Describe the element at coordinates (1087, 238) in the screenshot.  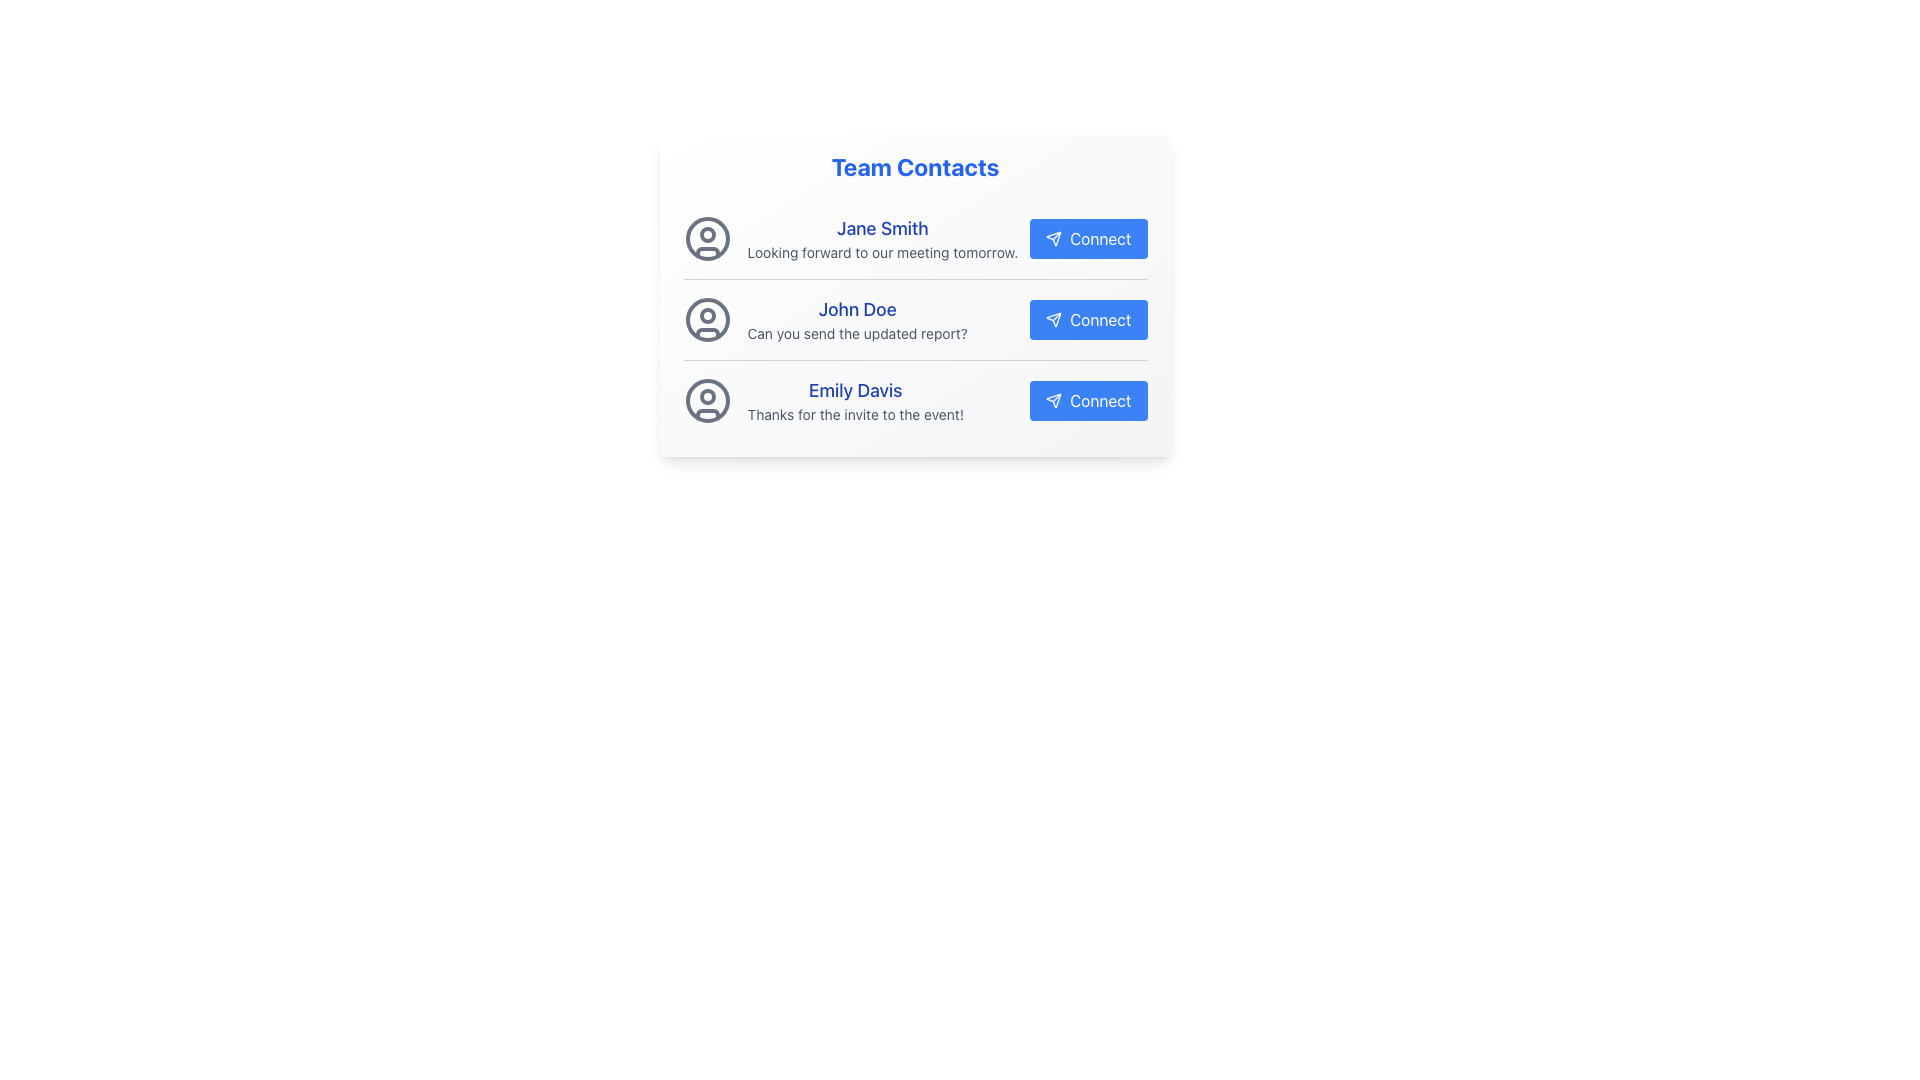
I see `the 'Connect' button, which is a rectangular button with rounded corners and a vibrant blue background, located to the right of 'Jane Smith'` at that location.